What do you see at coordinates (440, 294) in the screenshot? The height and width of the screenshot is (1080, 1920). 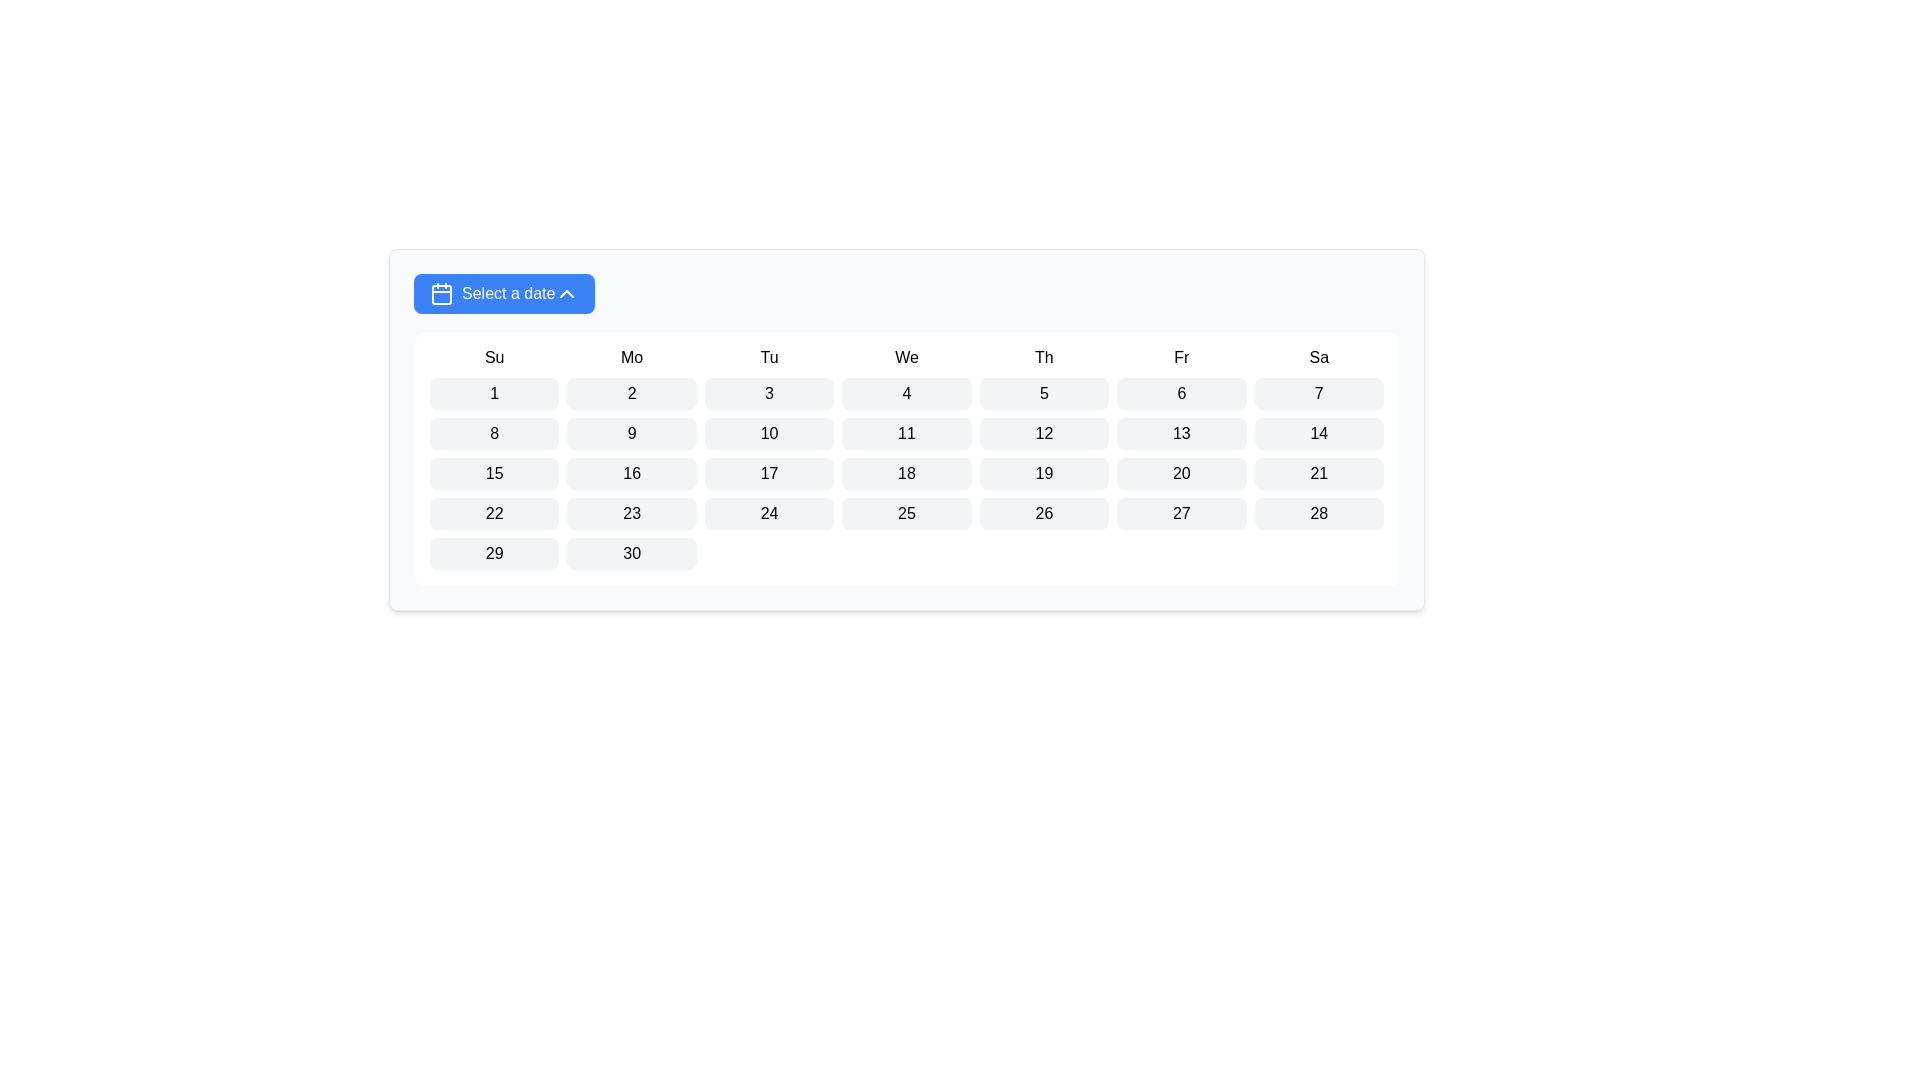 I see `the graphical icon component of the calendar icon located inside the blue rectangular button labeled 'Select a date'` at bounding box center [440, 294].